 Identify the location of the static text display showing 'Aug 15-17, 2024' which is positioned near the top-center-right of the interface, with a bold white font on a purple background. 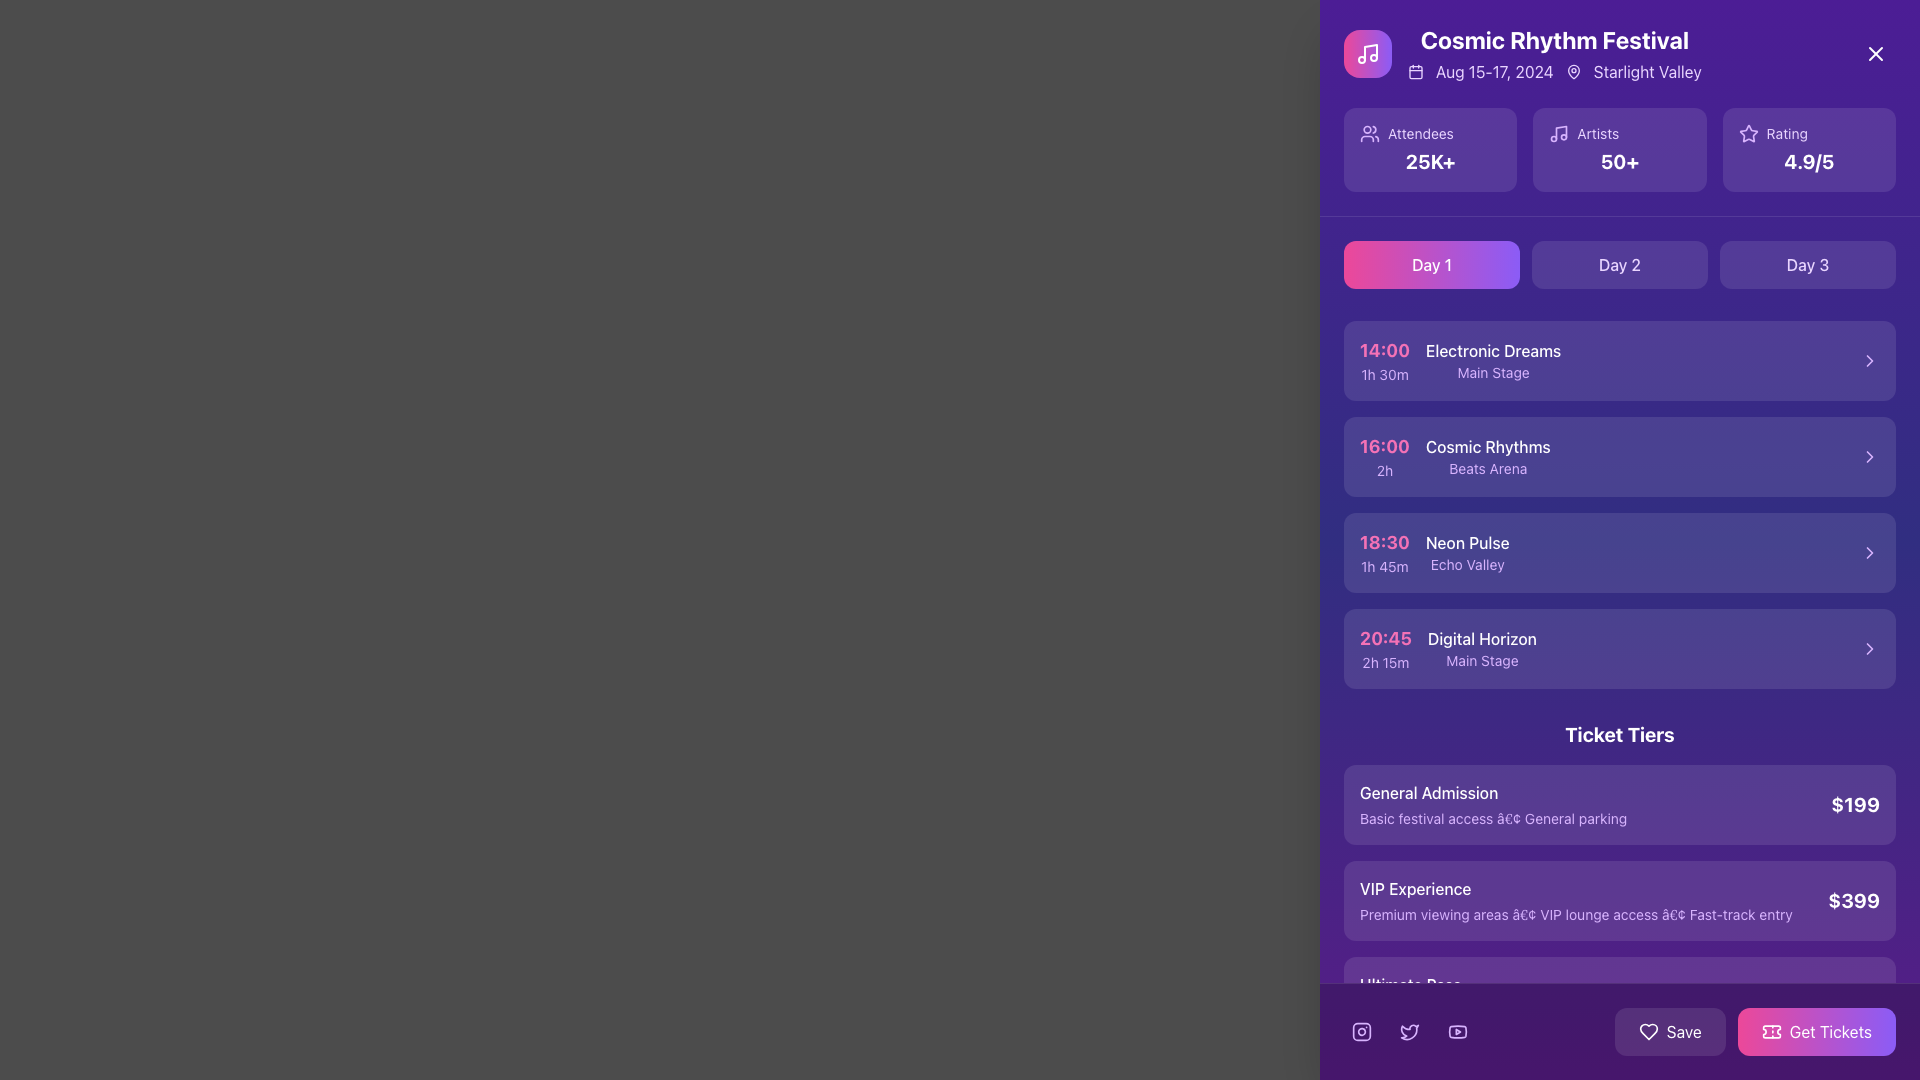
(1494, 71).